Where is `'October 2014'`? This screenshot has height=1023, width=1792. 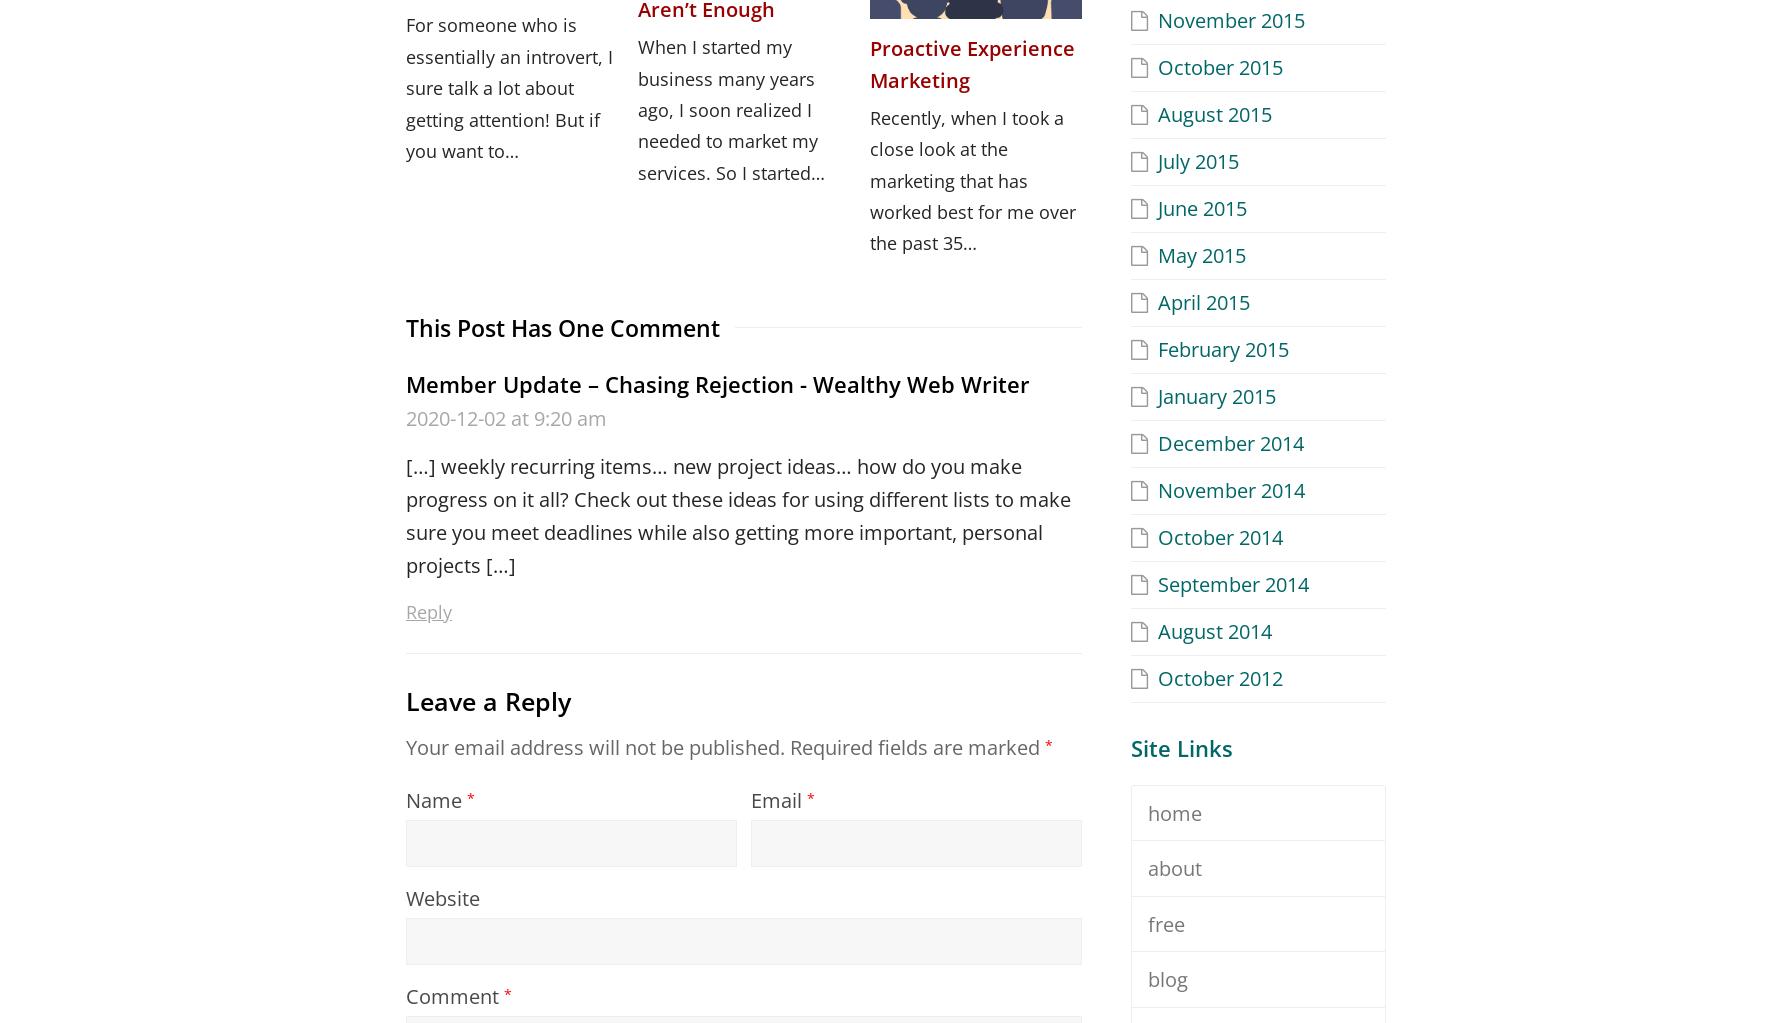
'October 2014' is located at coordinates (1157, 535).